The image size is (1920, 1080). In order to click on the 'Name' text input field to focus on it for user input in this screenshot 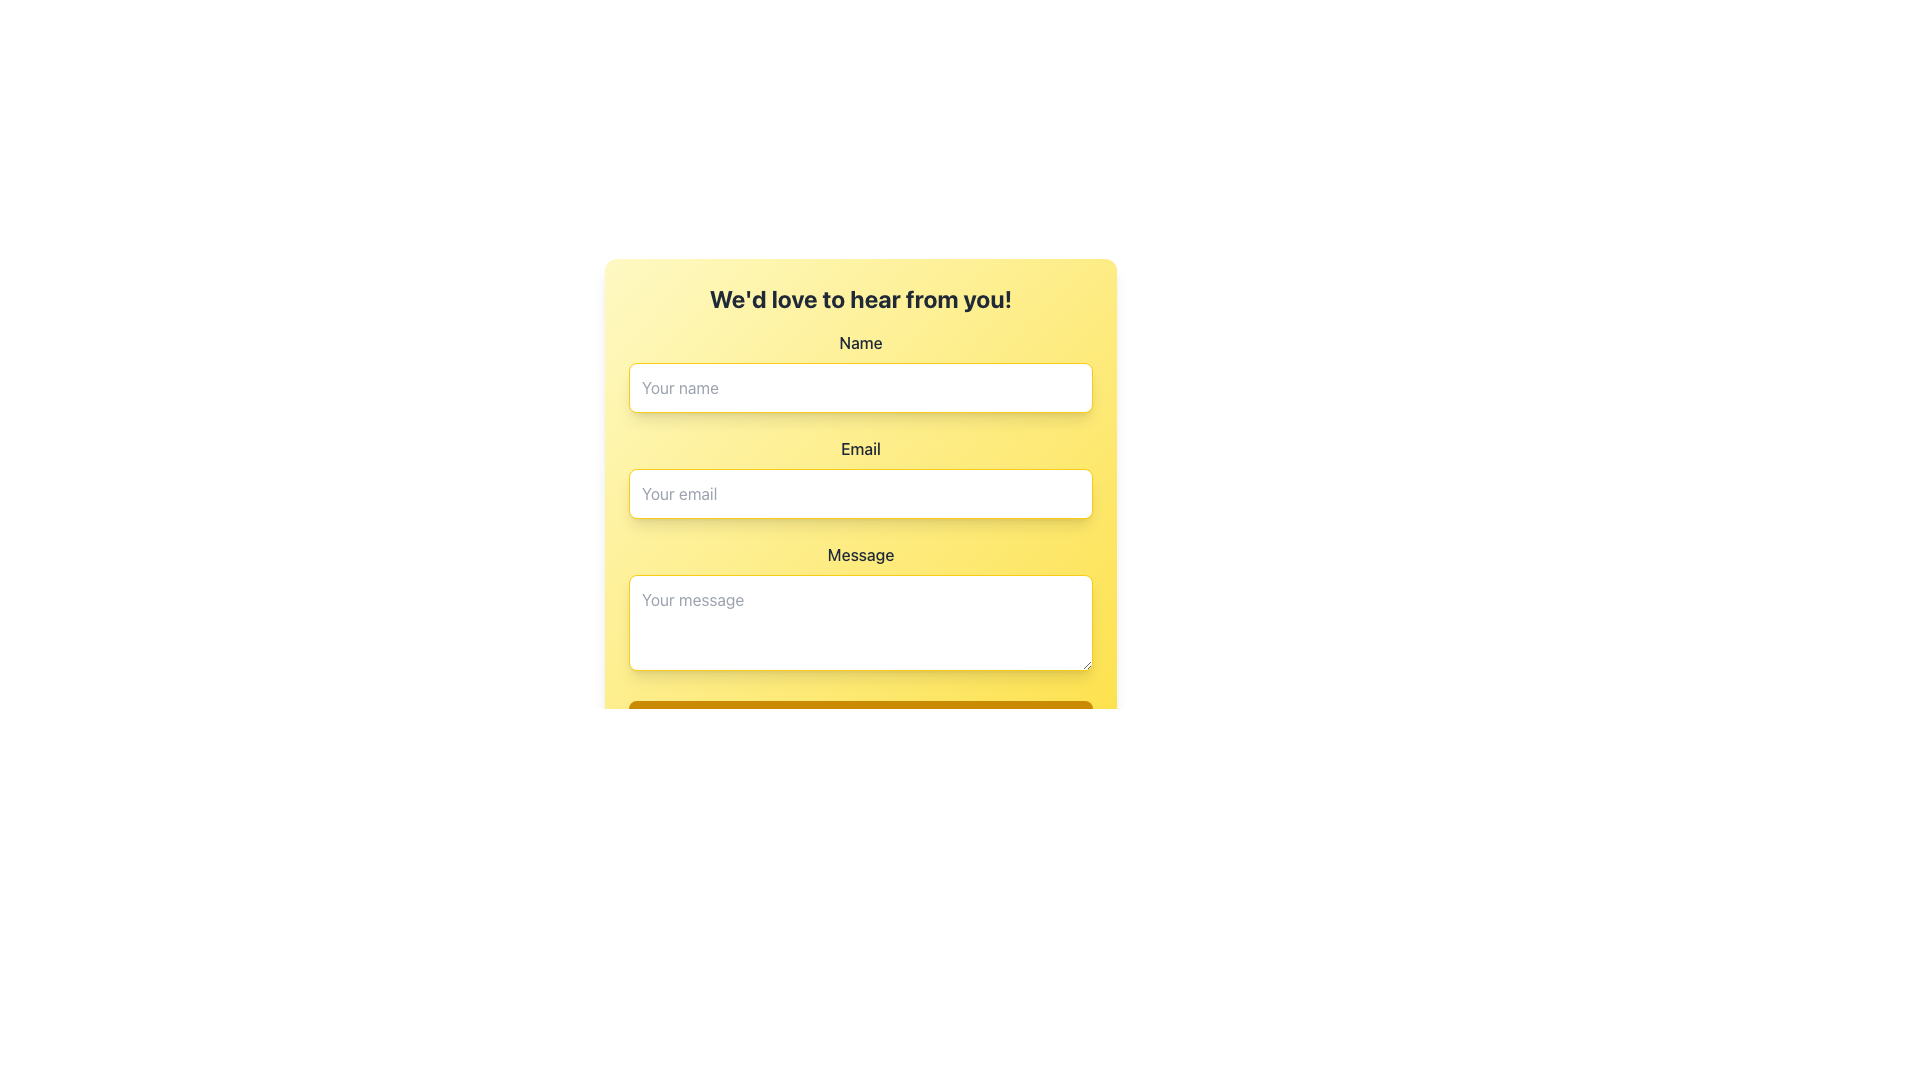, I will do `click(860, 371)`.